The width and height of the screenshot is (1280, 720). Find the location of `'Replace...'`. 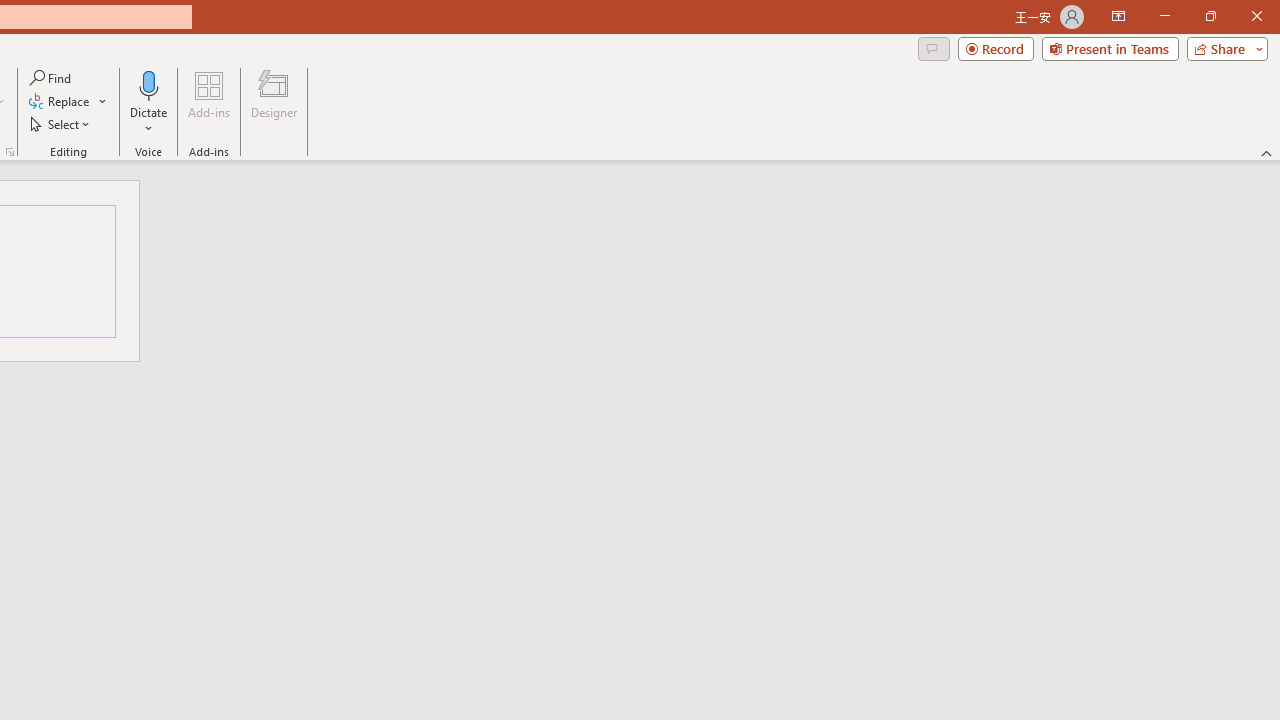

'Replace...' is located at coordinates (60, 101).